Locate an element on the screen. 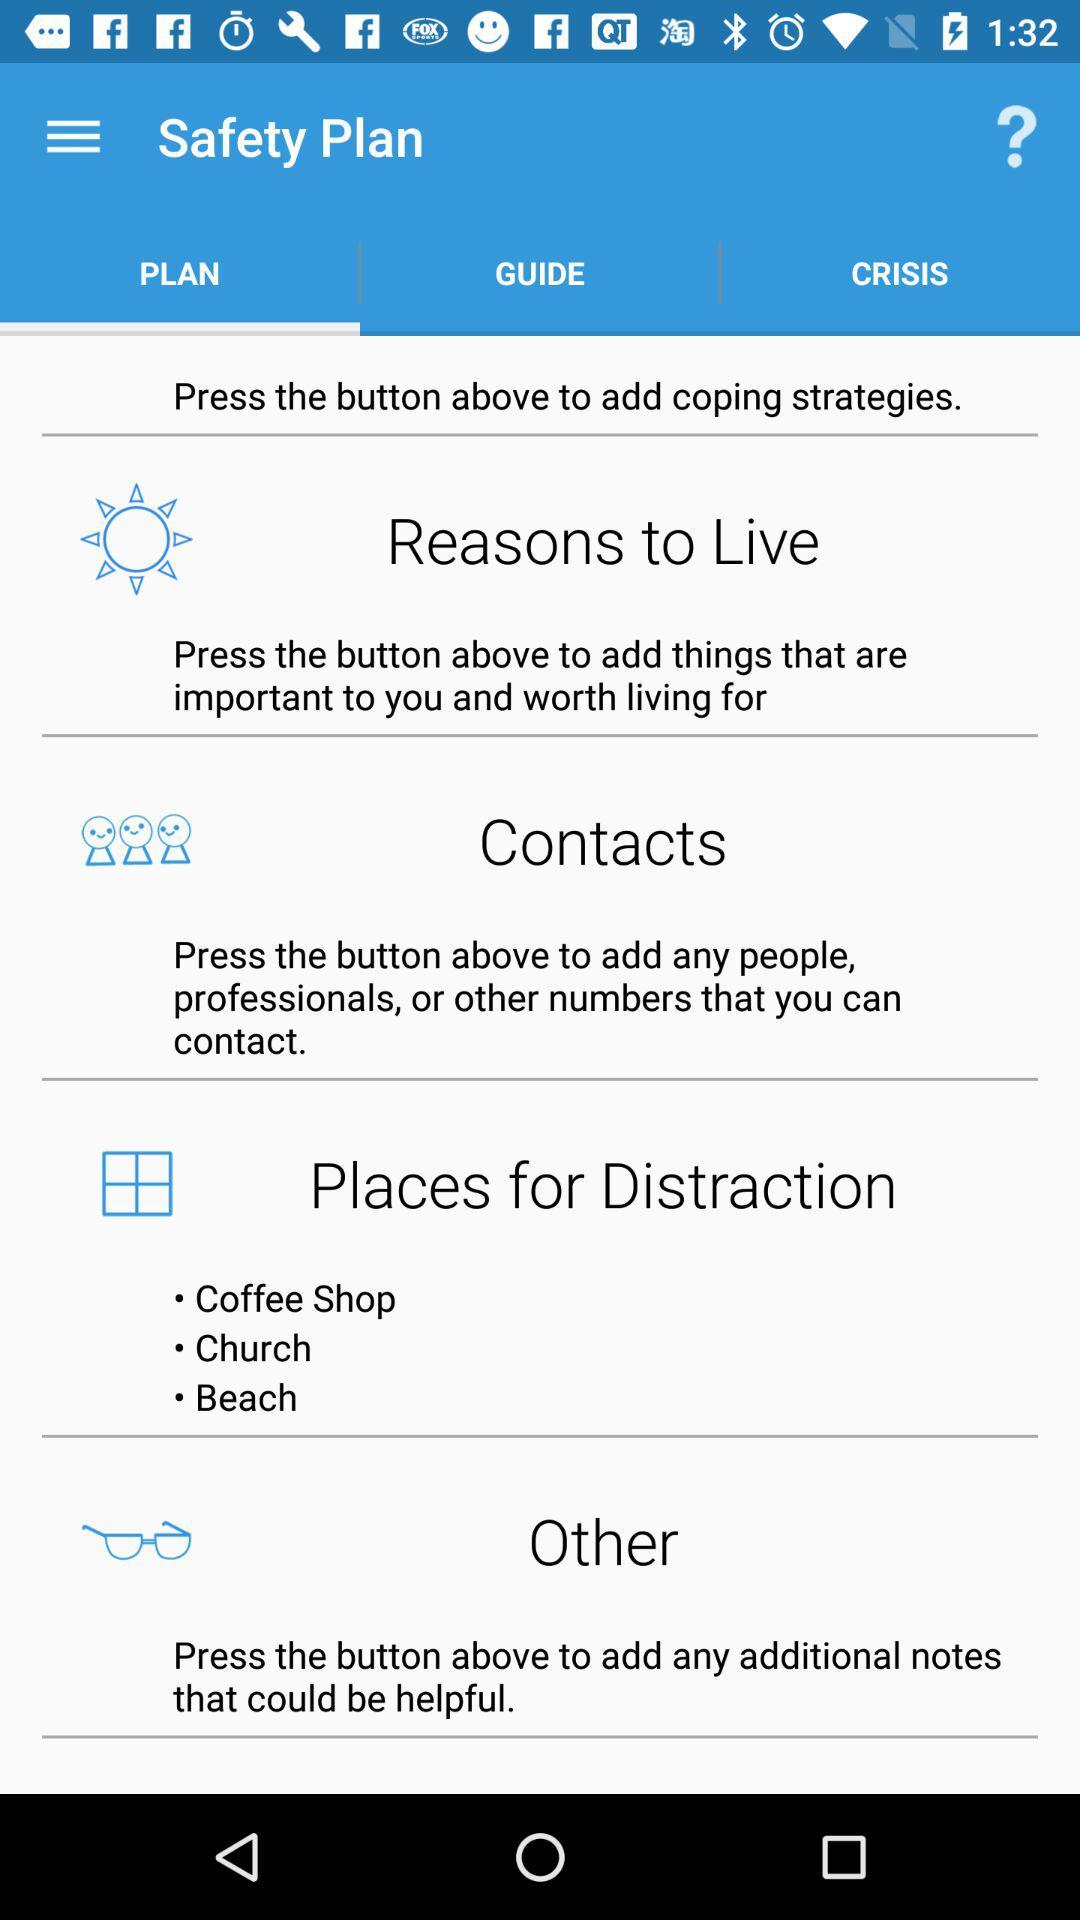 The image size is (1080, 1920). the icon to the right of guide is located at coordinates (898, 272).